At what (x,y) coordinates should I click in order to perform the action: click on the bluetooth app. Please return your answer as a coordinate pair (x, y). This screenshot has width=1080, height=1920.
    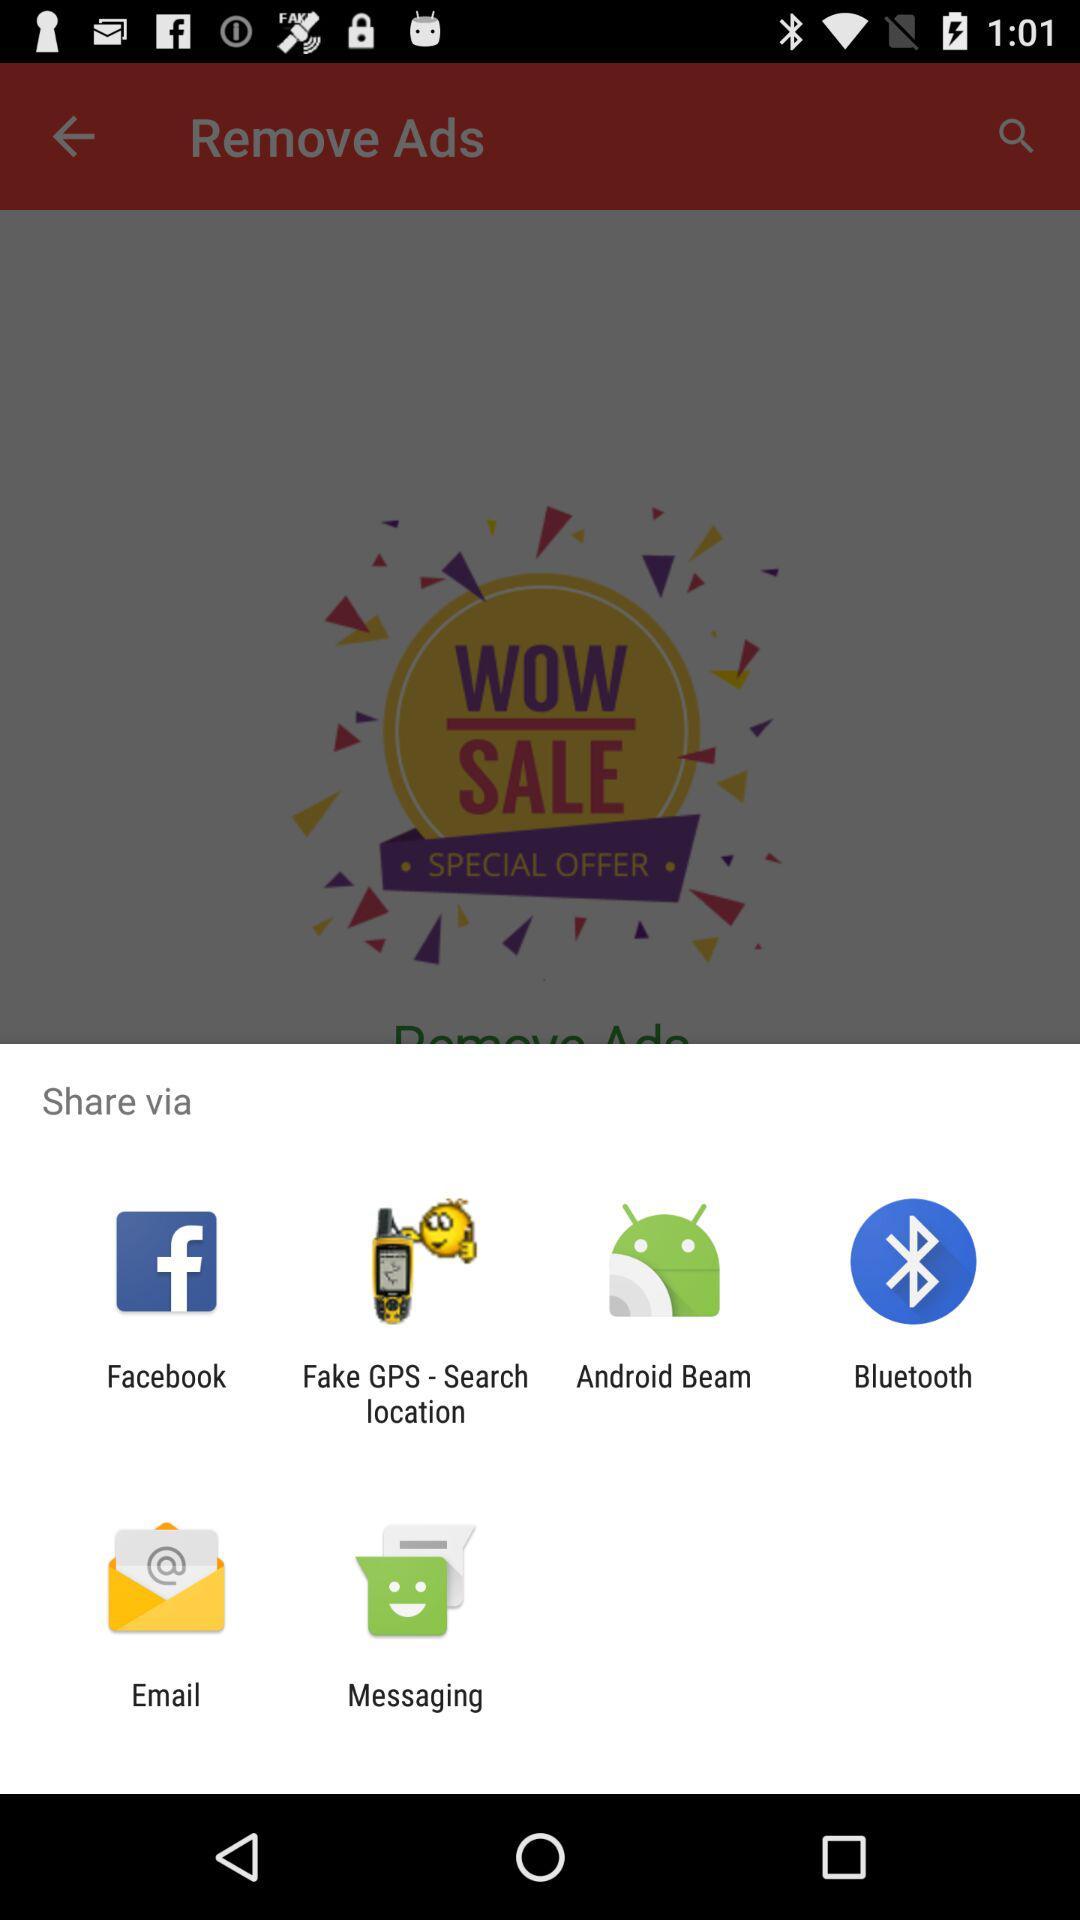
    Looking at the image, I should click on (913, 1392).